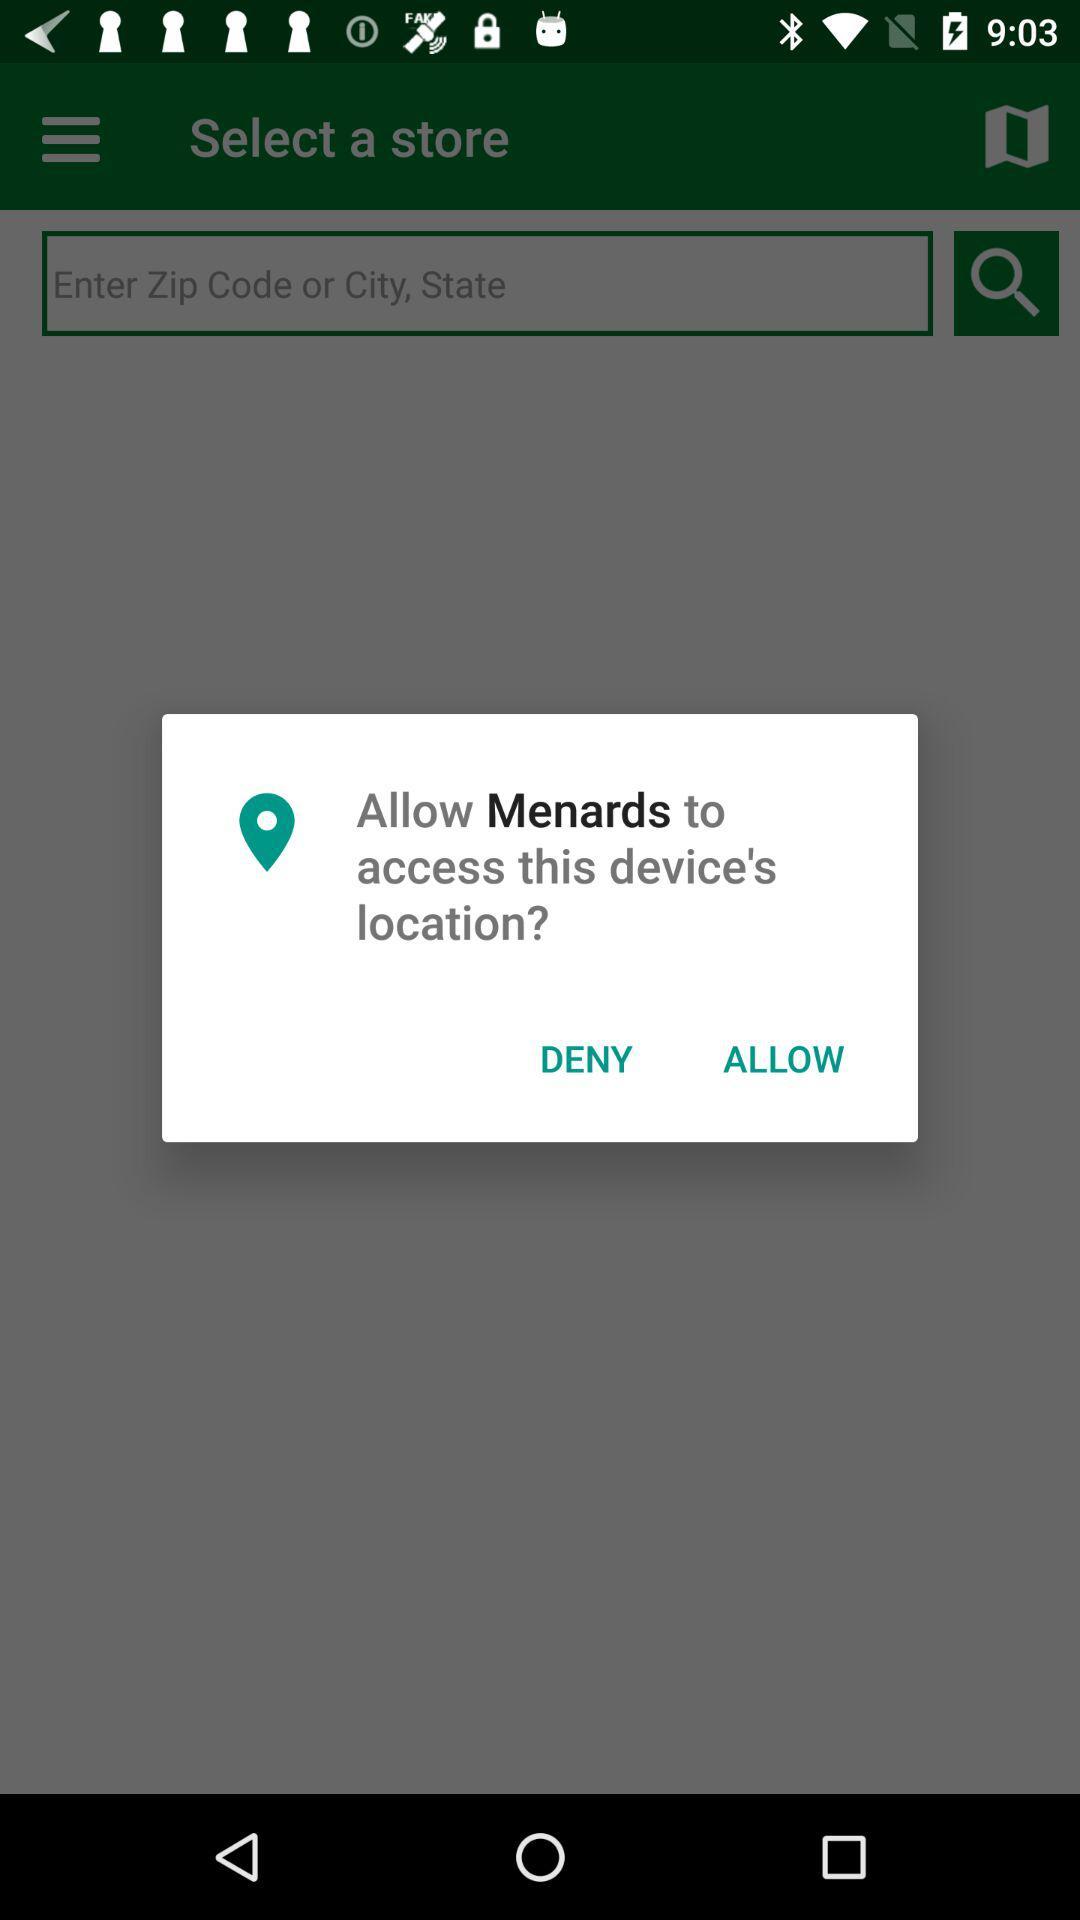 The width and height of the screenshot is (1080, 1920). What do you see at coordinates (487, 283) in the screenshot?
I see `search` at bounding box center [487, 283].